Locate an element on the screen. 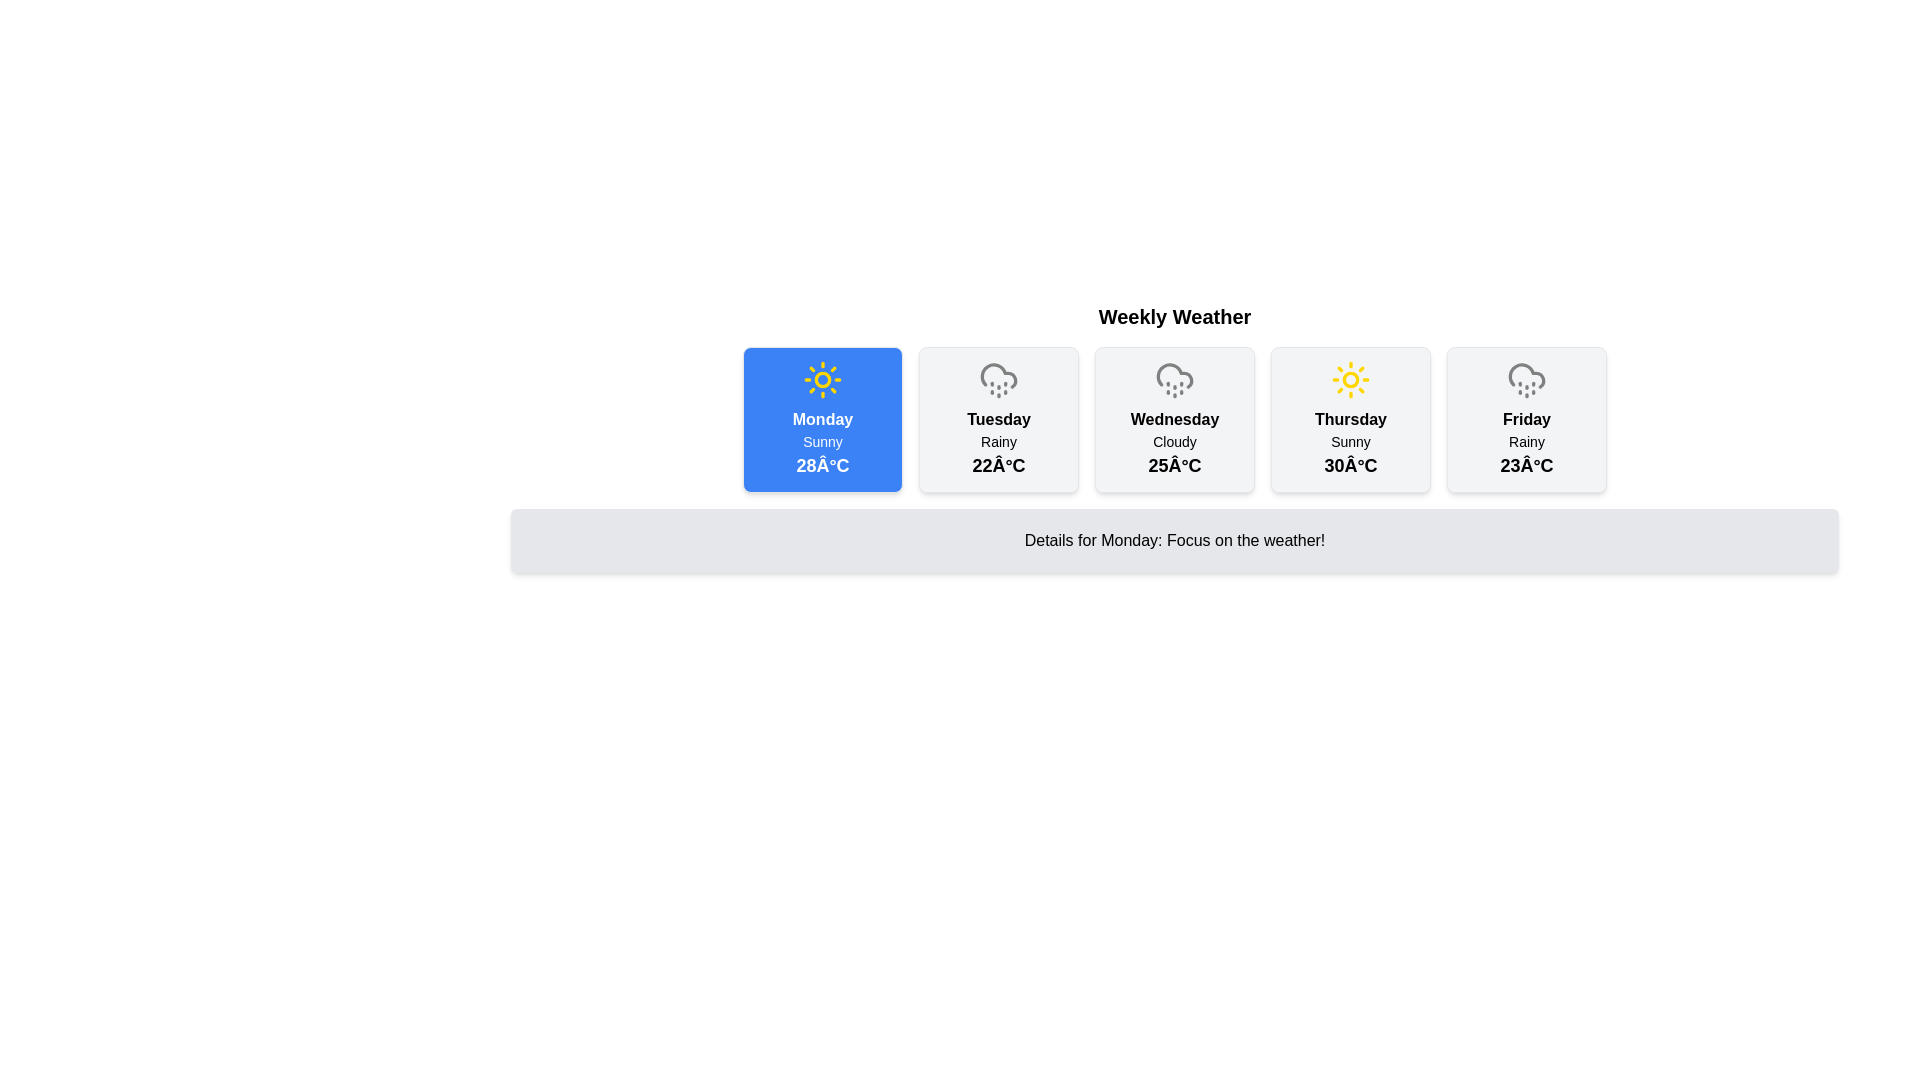 Image resolution: width=1920 pixels, height=1080 pixels. the weather button for 'Tuesday', which shows 'Rainy' and '22°C' is located at coordinates (998, 419).